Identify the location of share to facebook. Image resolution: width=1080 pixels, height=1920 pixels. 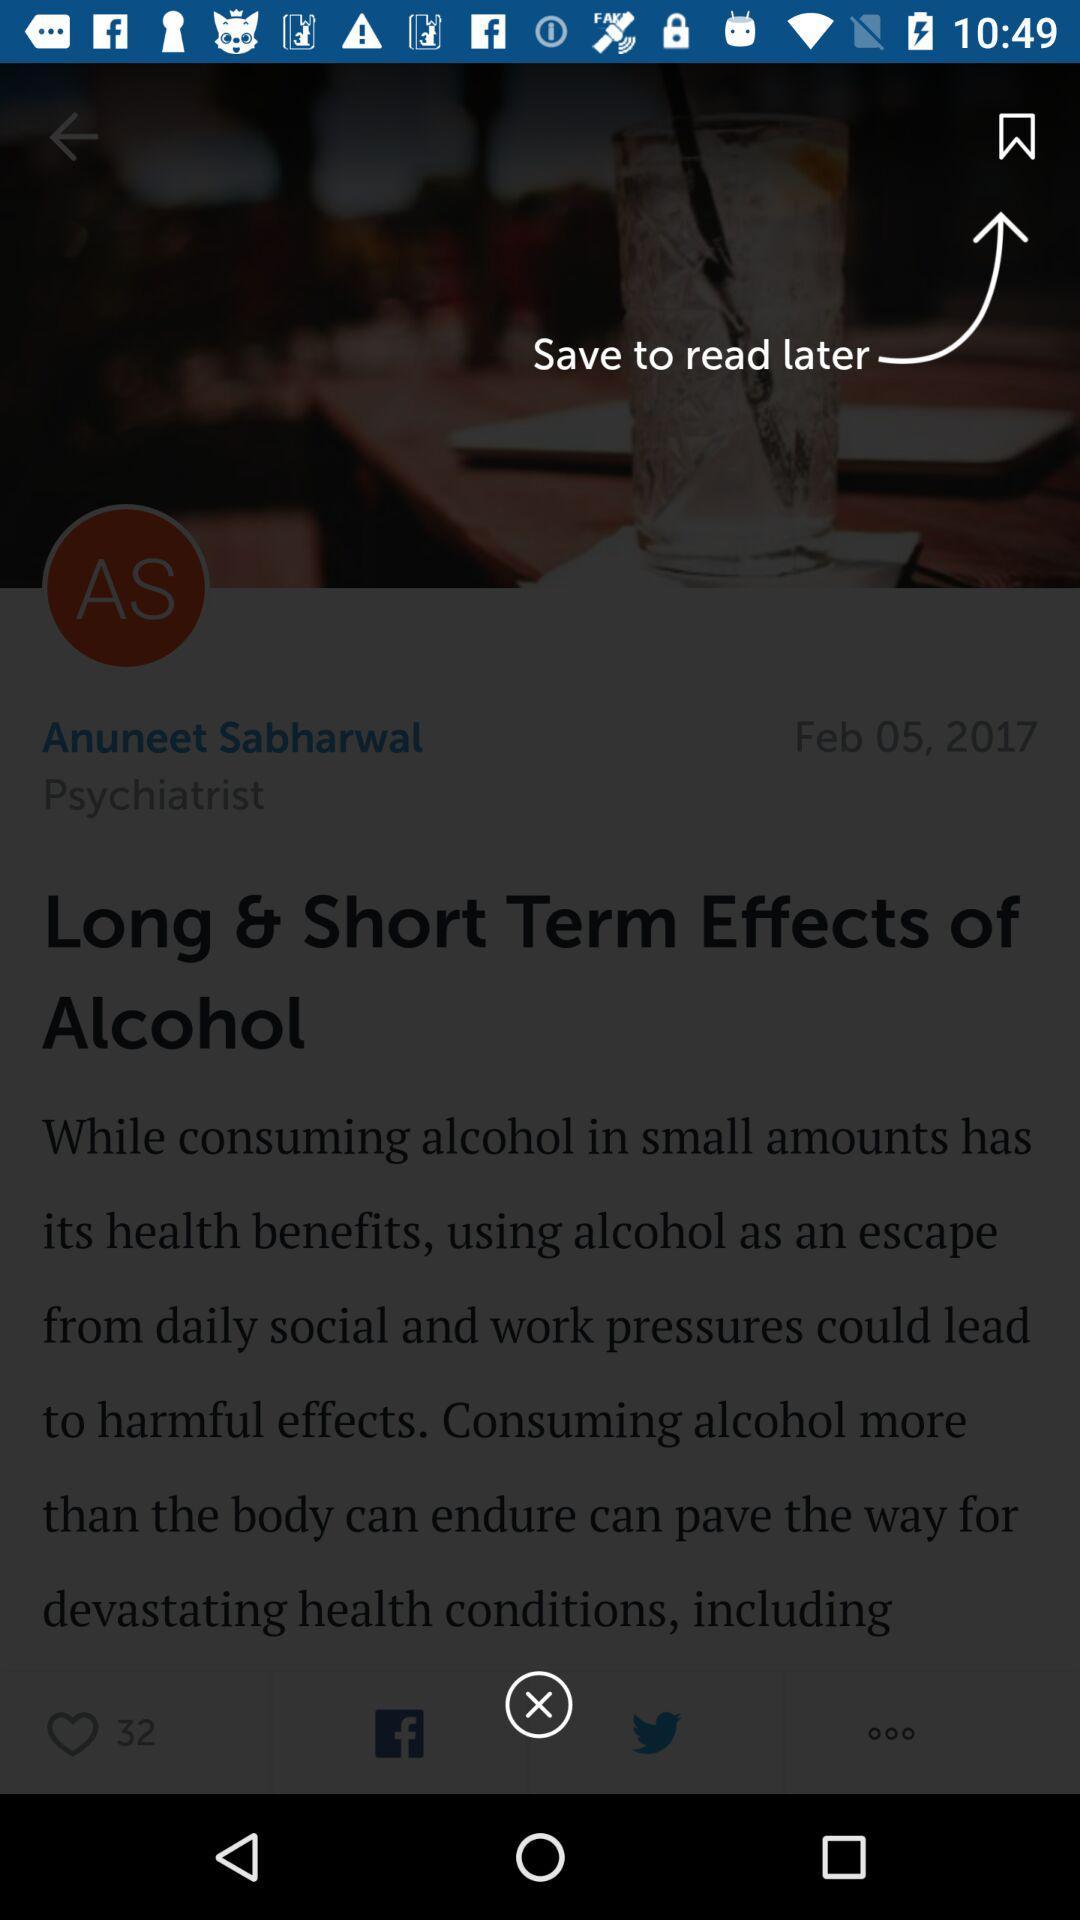
(399, 1732).